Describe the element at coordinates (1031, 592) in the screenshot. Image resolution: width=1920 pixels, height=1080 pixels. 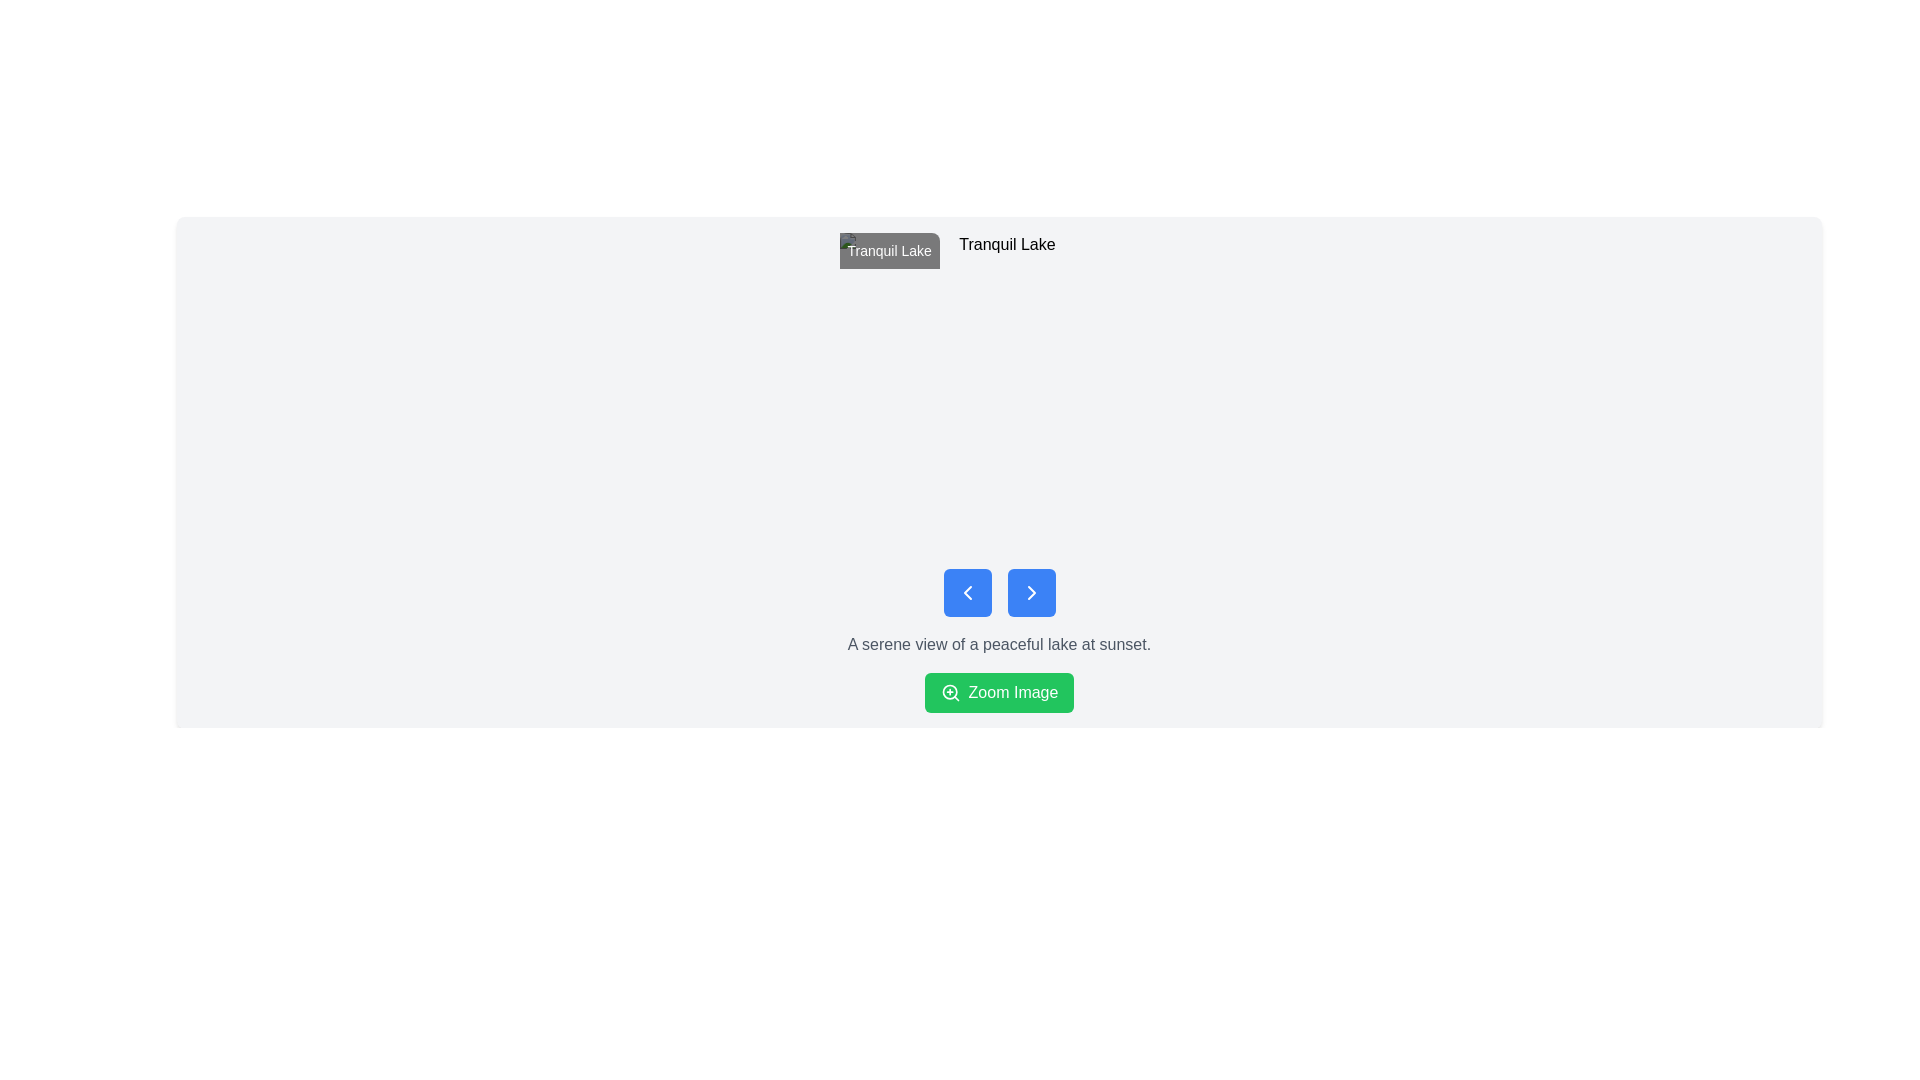
I see `the second blue button with a rightward arrow icon to observe interactive feedback` at that location.